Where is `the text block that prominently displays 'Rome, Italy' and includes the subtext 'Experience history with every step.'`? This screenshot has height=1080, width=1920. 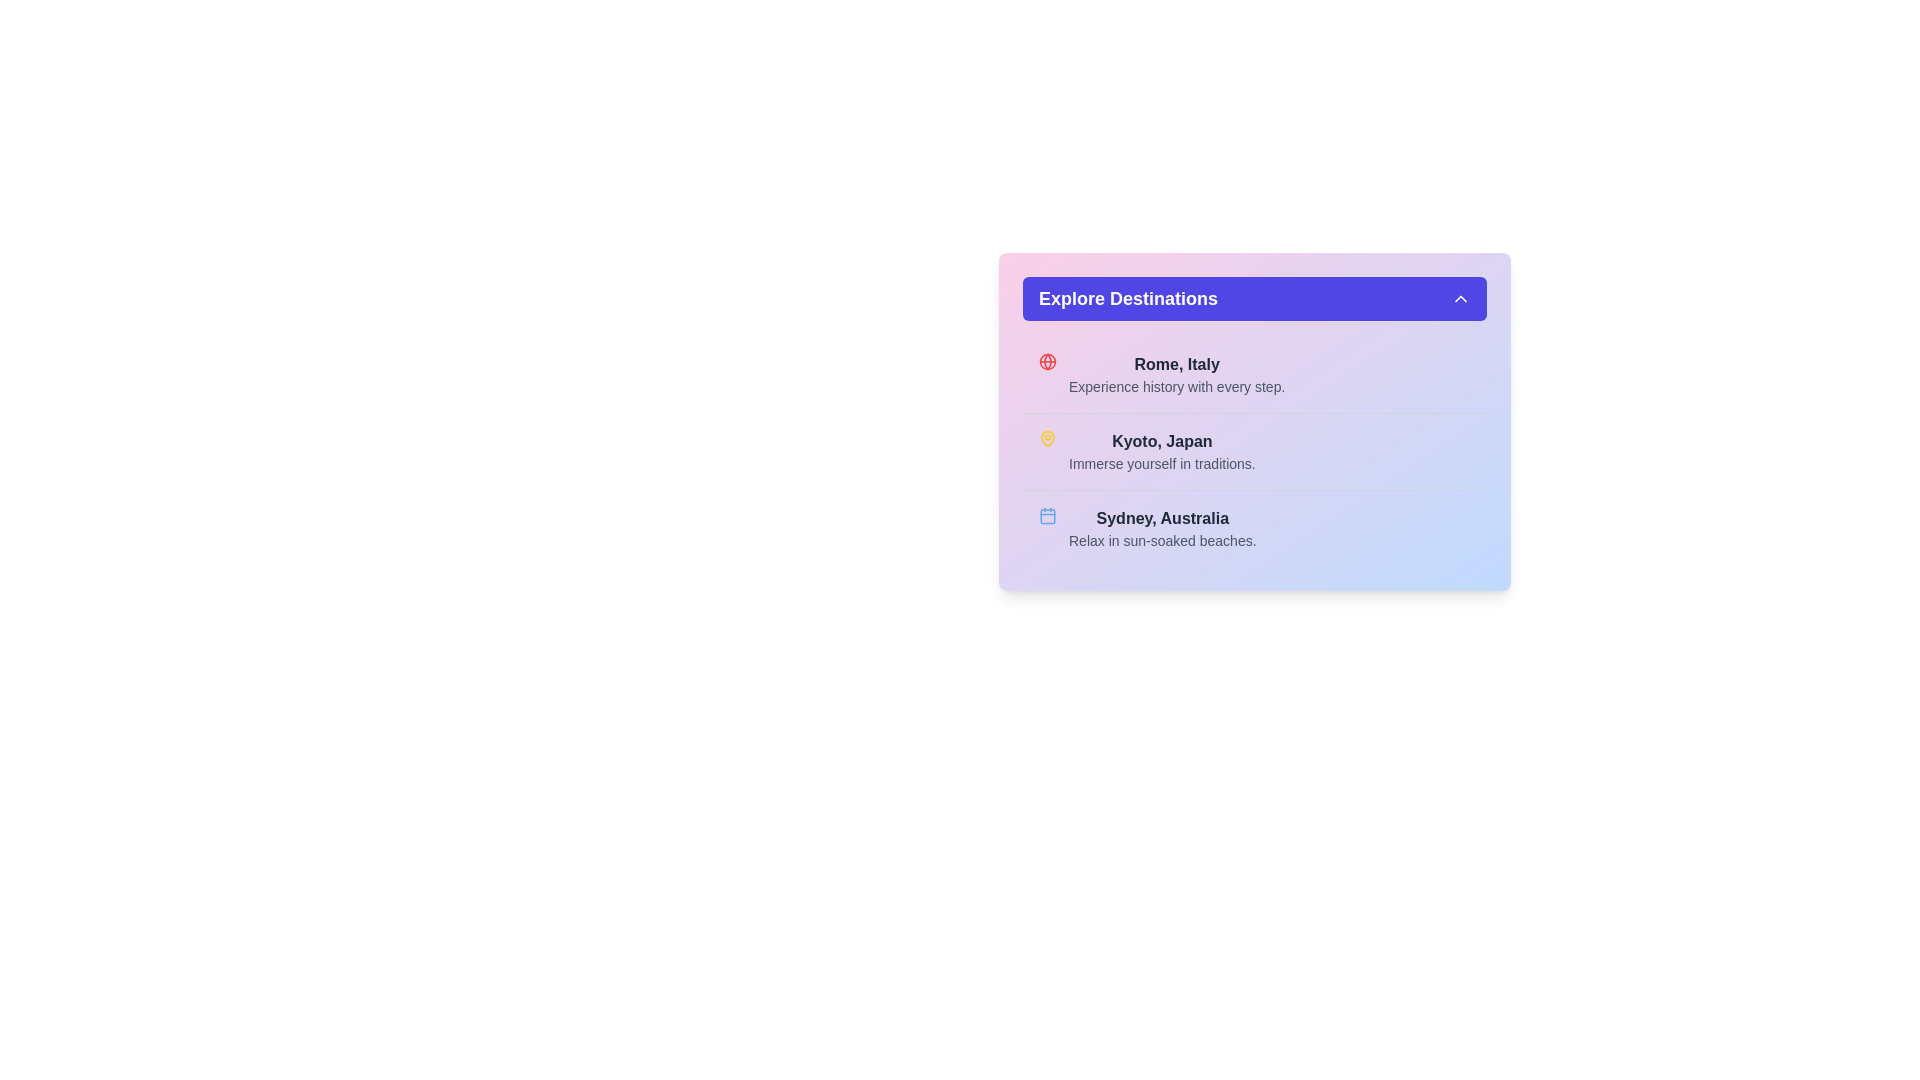
the text block that prominently displays 'Rome, Italy' and includes the subtext 'Experience history with every step.' is located at coordinates (1177, 374).